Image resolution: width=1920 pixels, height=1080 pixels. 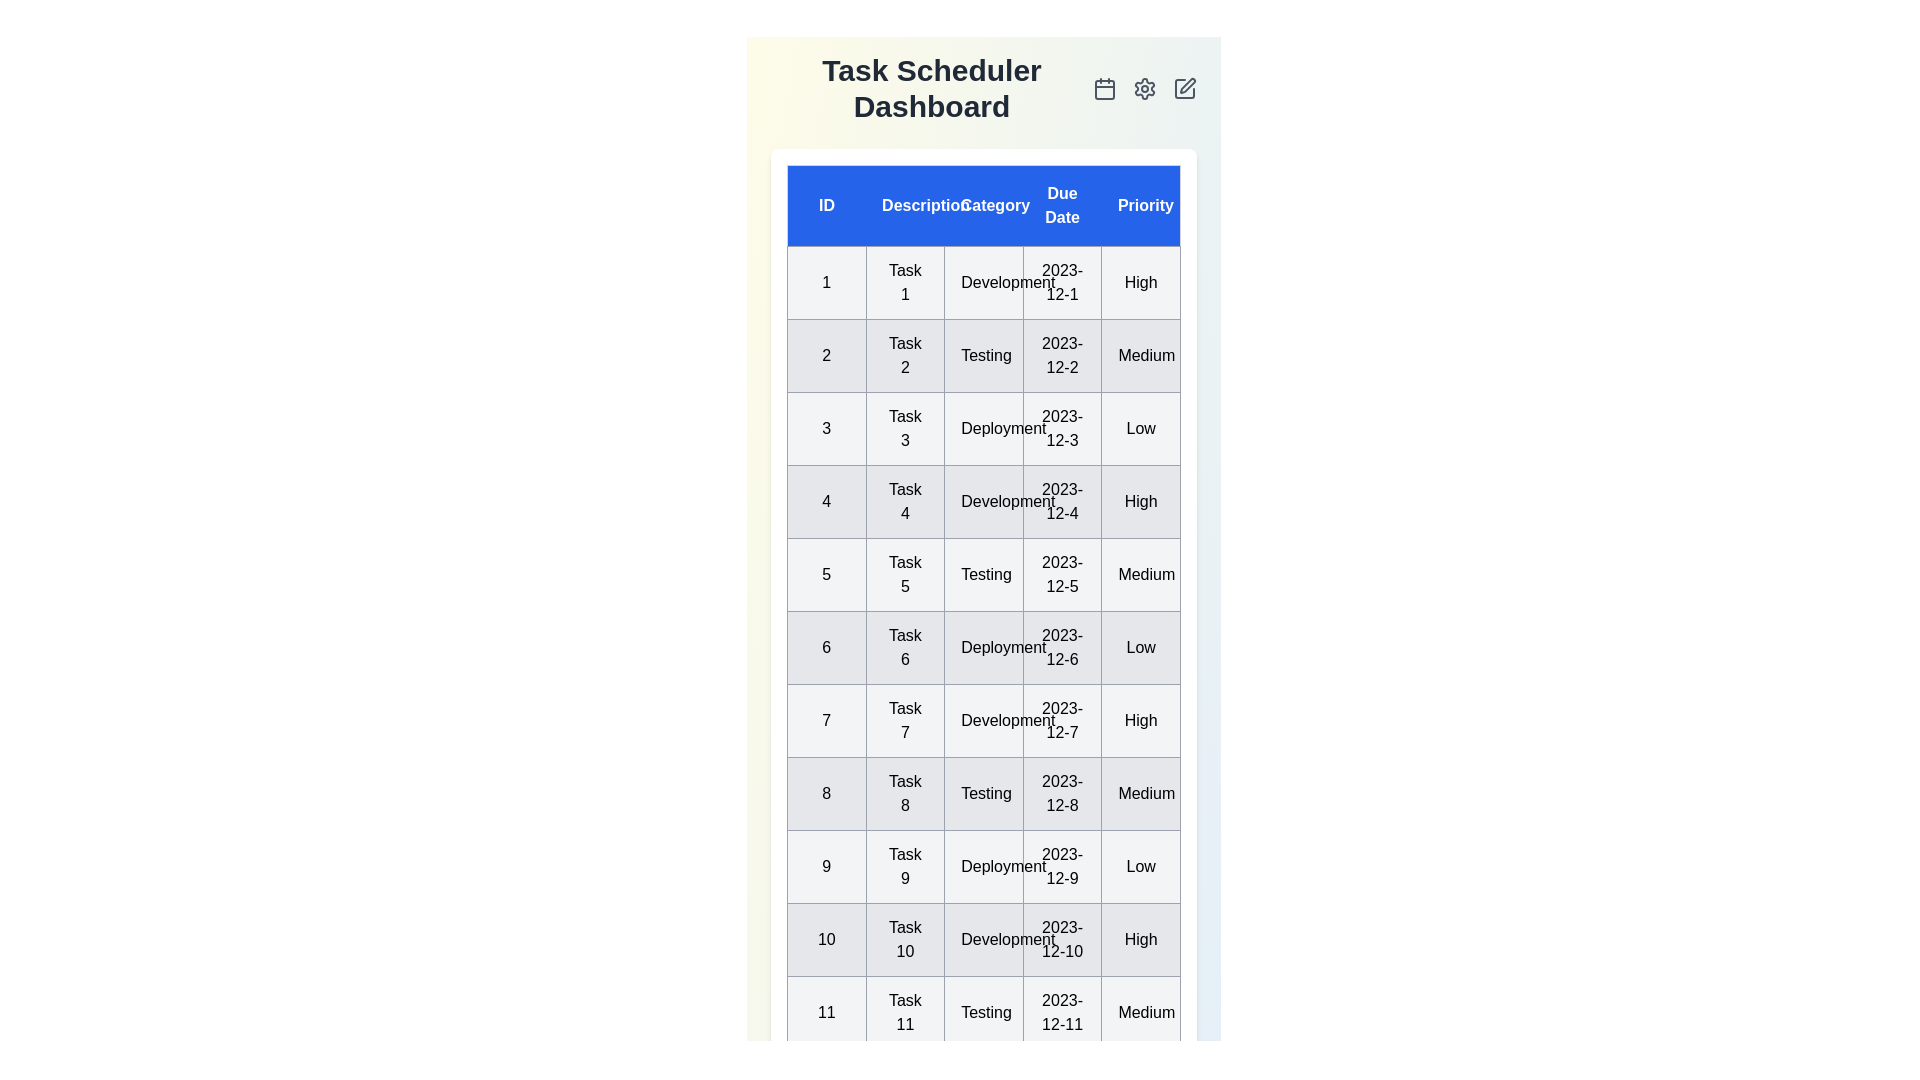 I want to click on the gear icon in the header to navigate to the settings page, so click(x=1145, y=87).